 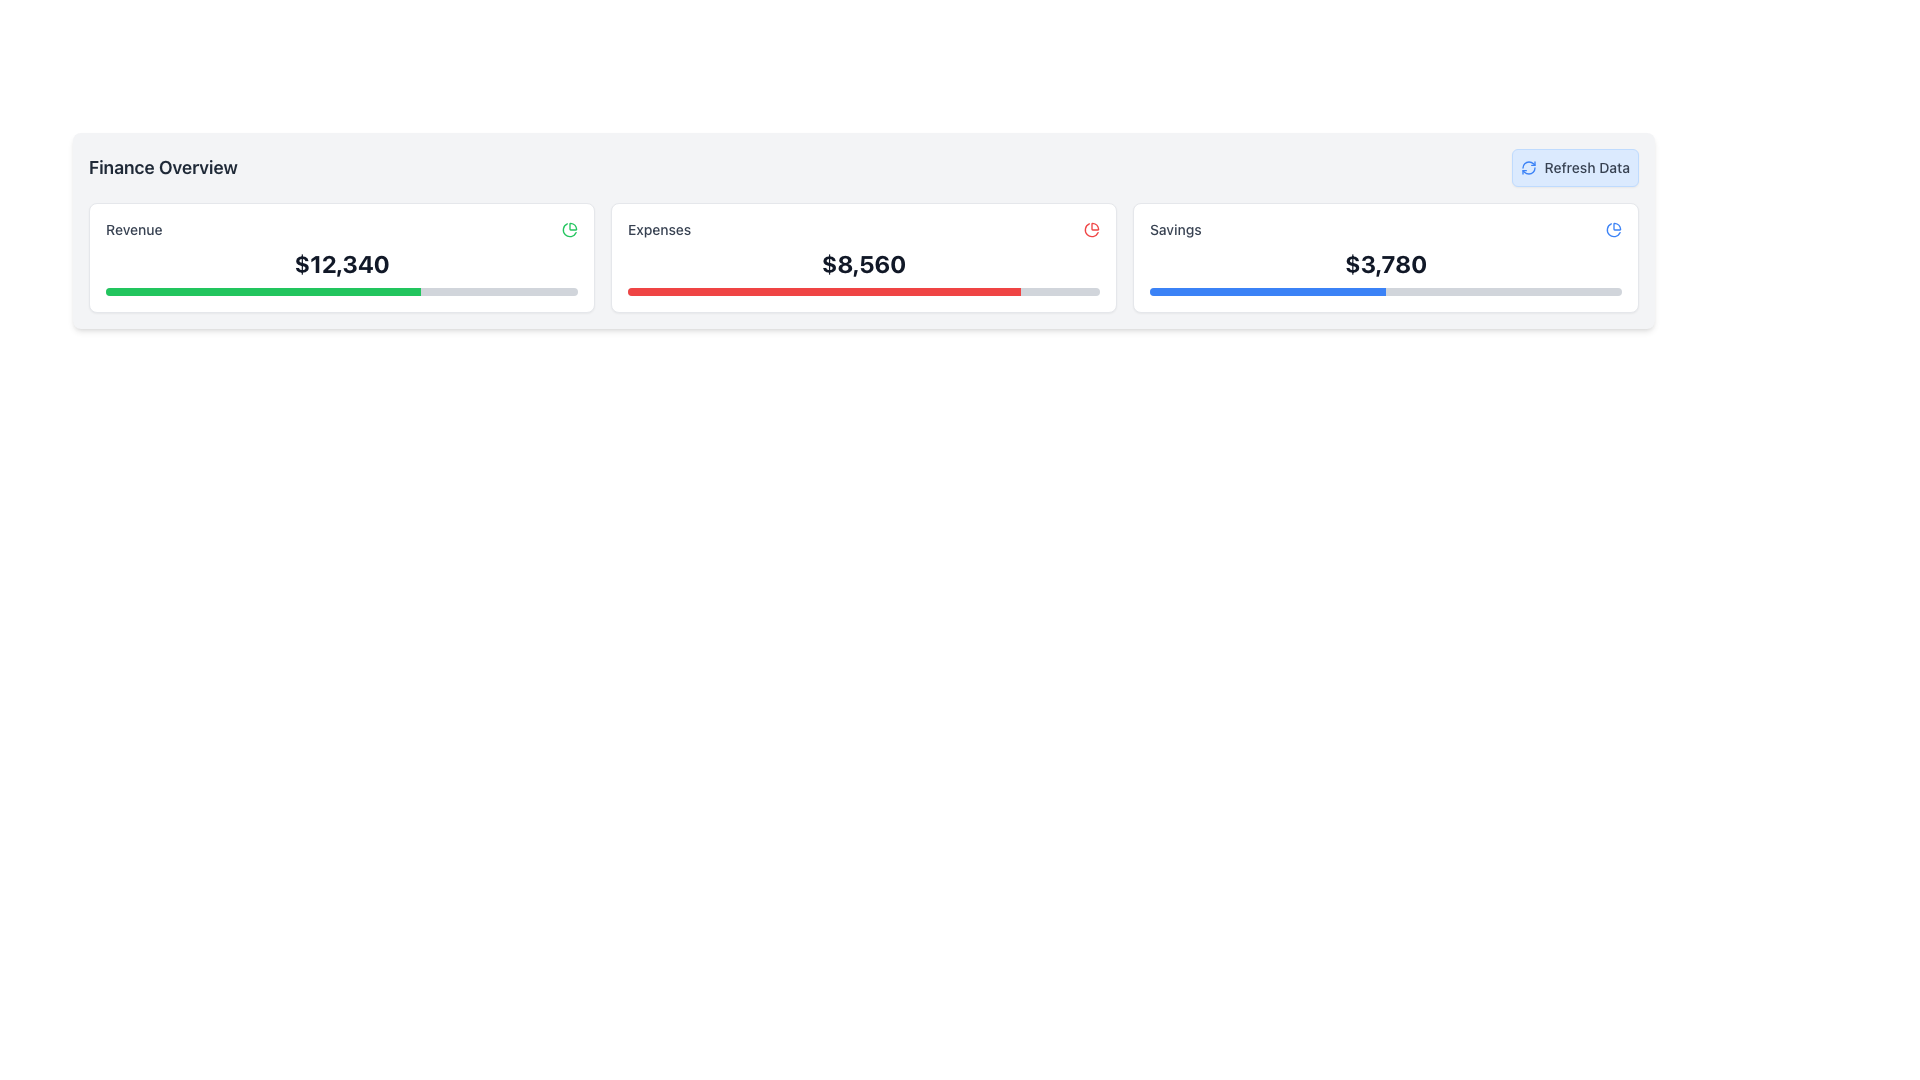 I want to click on monetary value displayed in the bold, large gray text labeled as 'Expenses', located beneath the 'Expenses' label and before the bar graph, so click(x=864, y=262).